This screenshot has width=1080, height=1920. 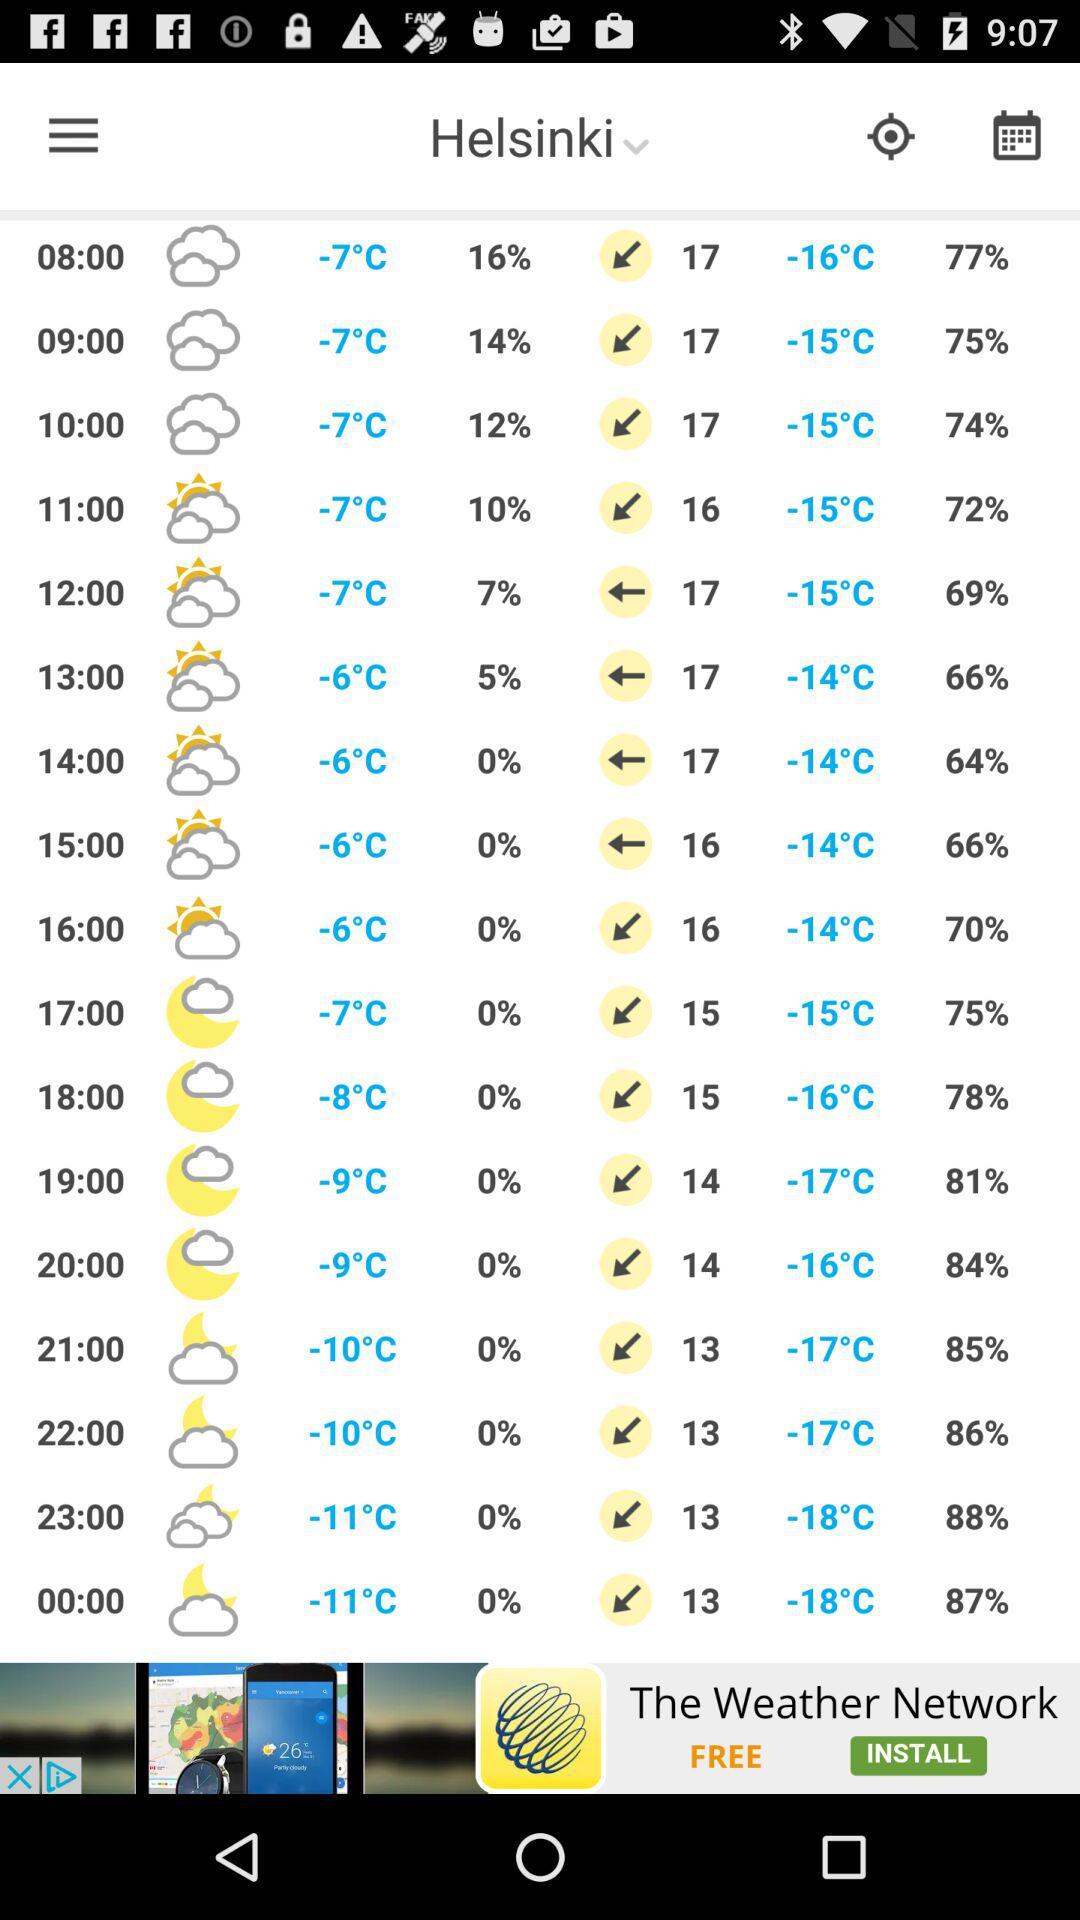 What do you see at coordinates (540, 1727) in the screenshot?
I see `another app` at bounding box center [540, 1727].